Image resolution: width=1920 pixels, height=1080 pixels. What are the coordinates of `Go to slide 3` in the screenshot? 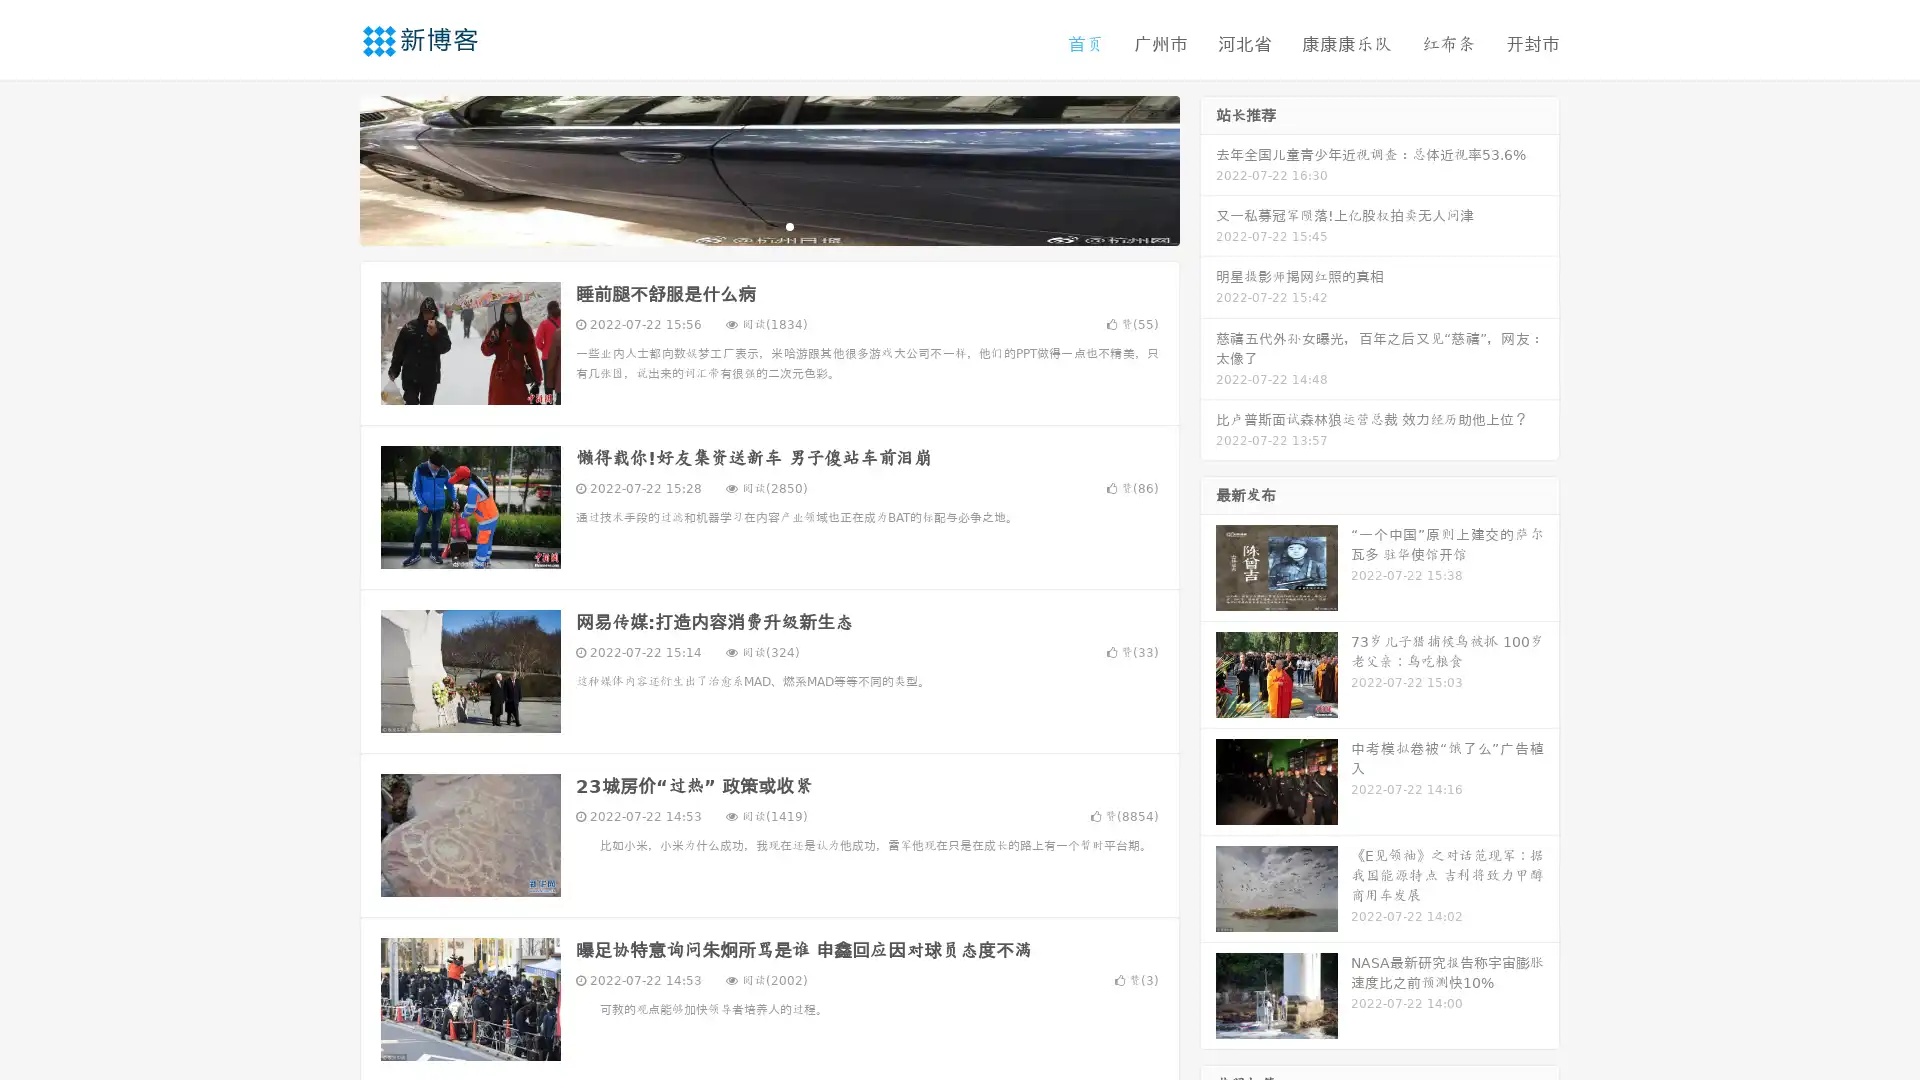 It's located at (789, 225).